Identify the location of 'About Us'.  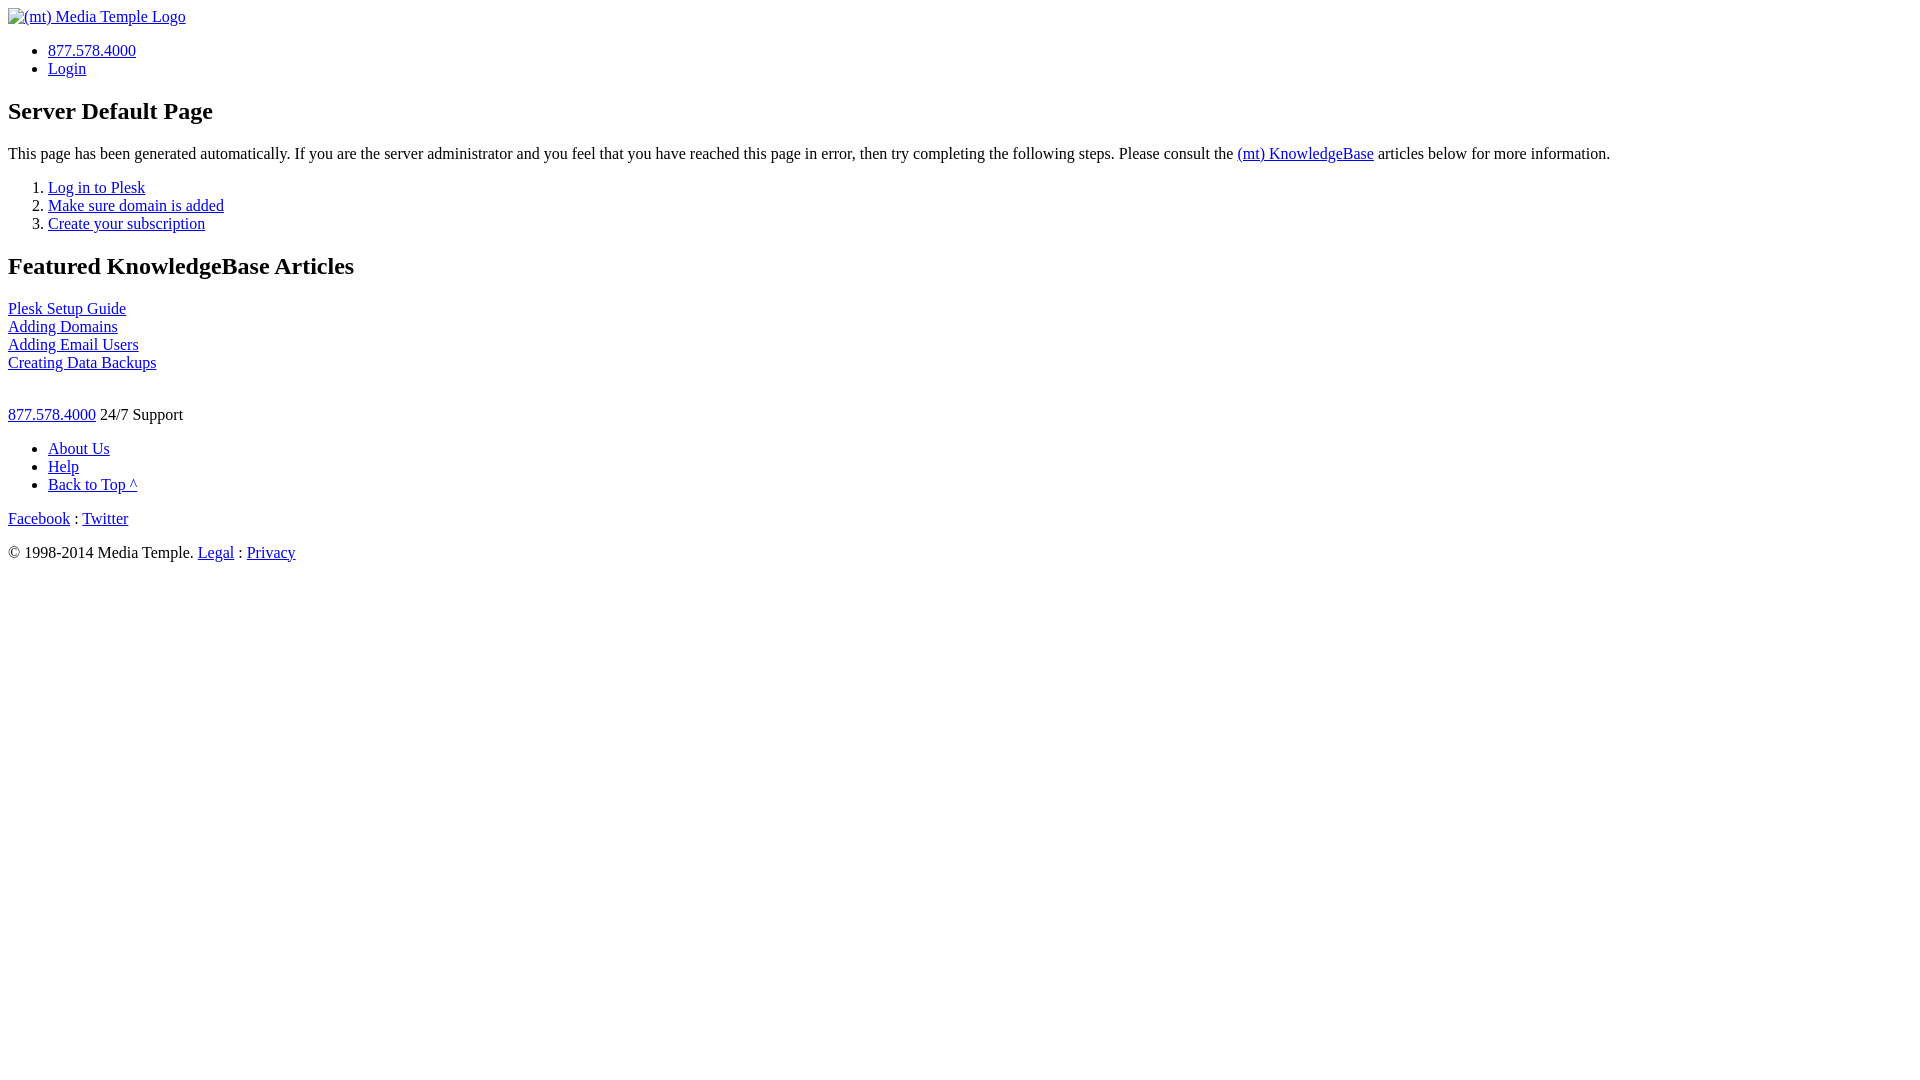
(78, 447).